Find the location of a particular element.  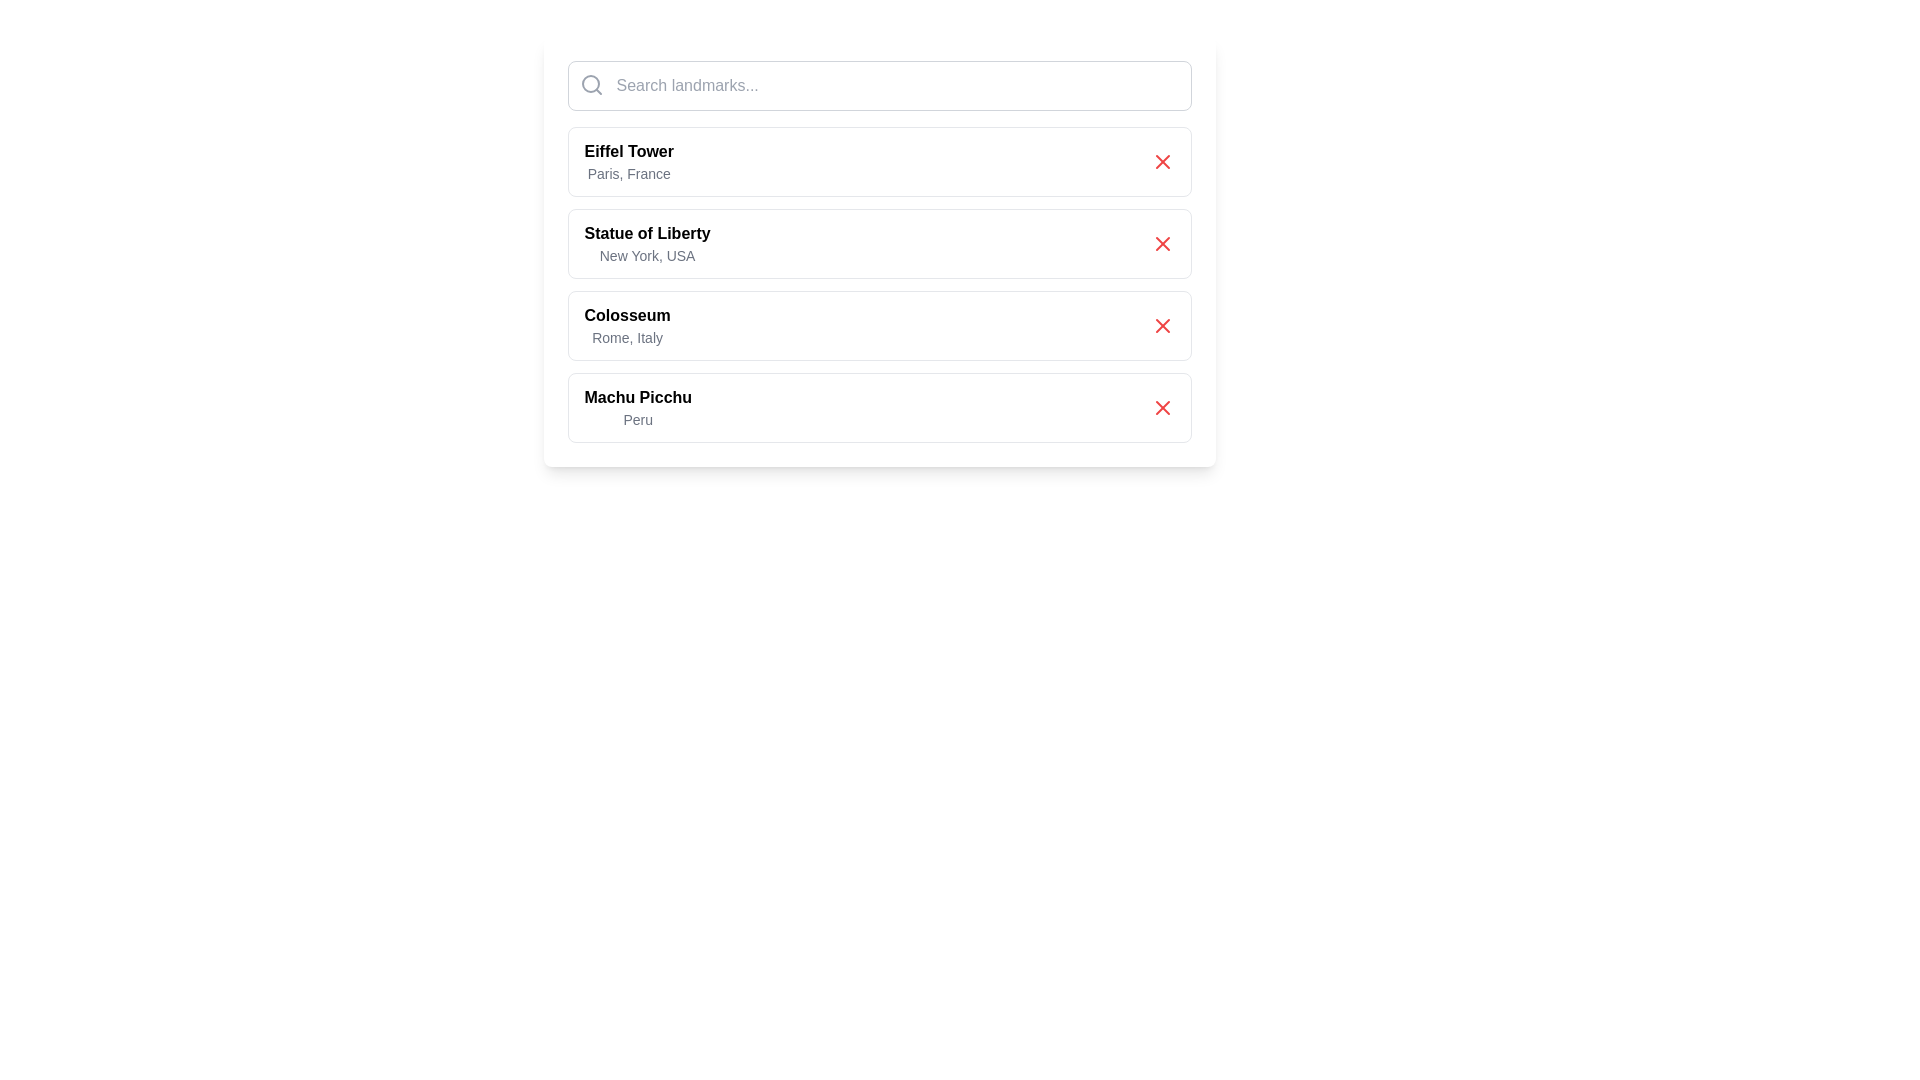

text label that displays 'Paris, France', which is located below the text 'Eiffel Tower' in a light gray color on the top card of the vertical list of landmarks is located at coordinates (628, 172).